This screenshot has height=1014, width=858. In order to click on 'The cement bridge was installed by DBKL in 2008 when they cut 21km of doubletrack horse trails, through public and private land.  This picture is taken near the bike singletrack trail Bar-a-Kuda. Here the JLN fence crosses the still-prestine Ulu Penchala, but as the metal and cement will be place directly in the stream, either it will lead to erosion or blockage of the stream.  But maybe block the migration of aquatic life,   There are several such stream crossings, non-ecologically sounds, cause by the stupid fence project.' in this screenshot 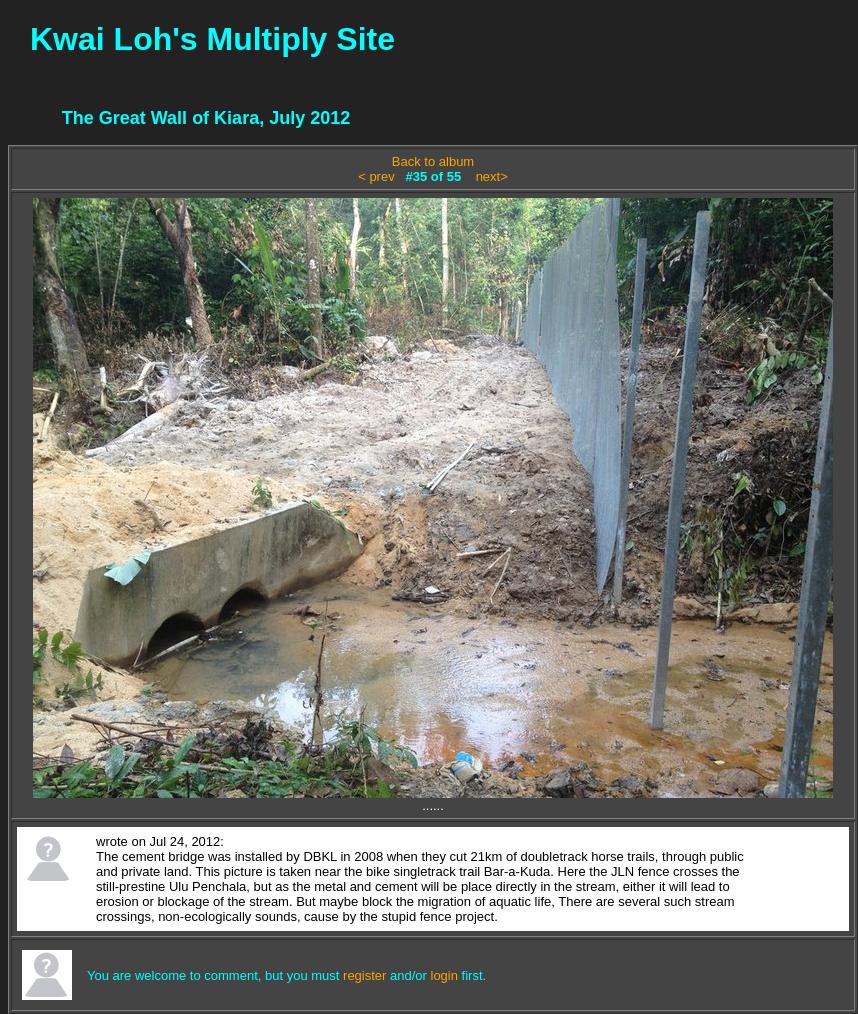, I will do `click(418, 885)`.